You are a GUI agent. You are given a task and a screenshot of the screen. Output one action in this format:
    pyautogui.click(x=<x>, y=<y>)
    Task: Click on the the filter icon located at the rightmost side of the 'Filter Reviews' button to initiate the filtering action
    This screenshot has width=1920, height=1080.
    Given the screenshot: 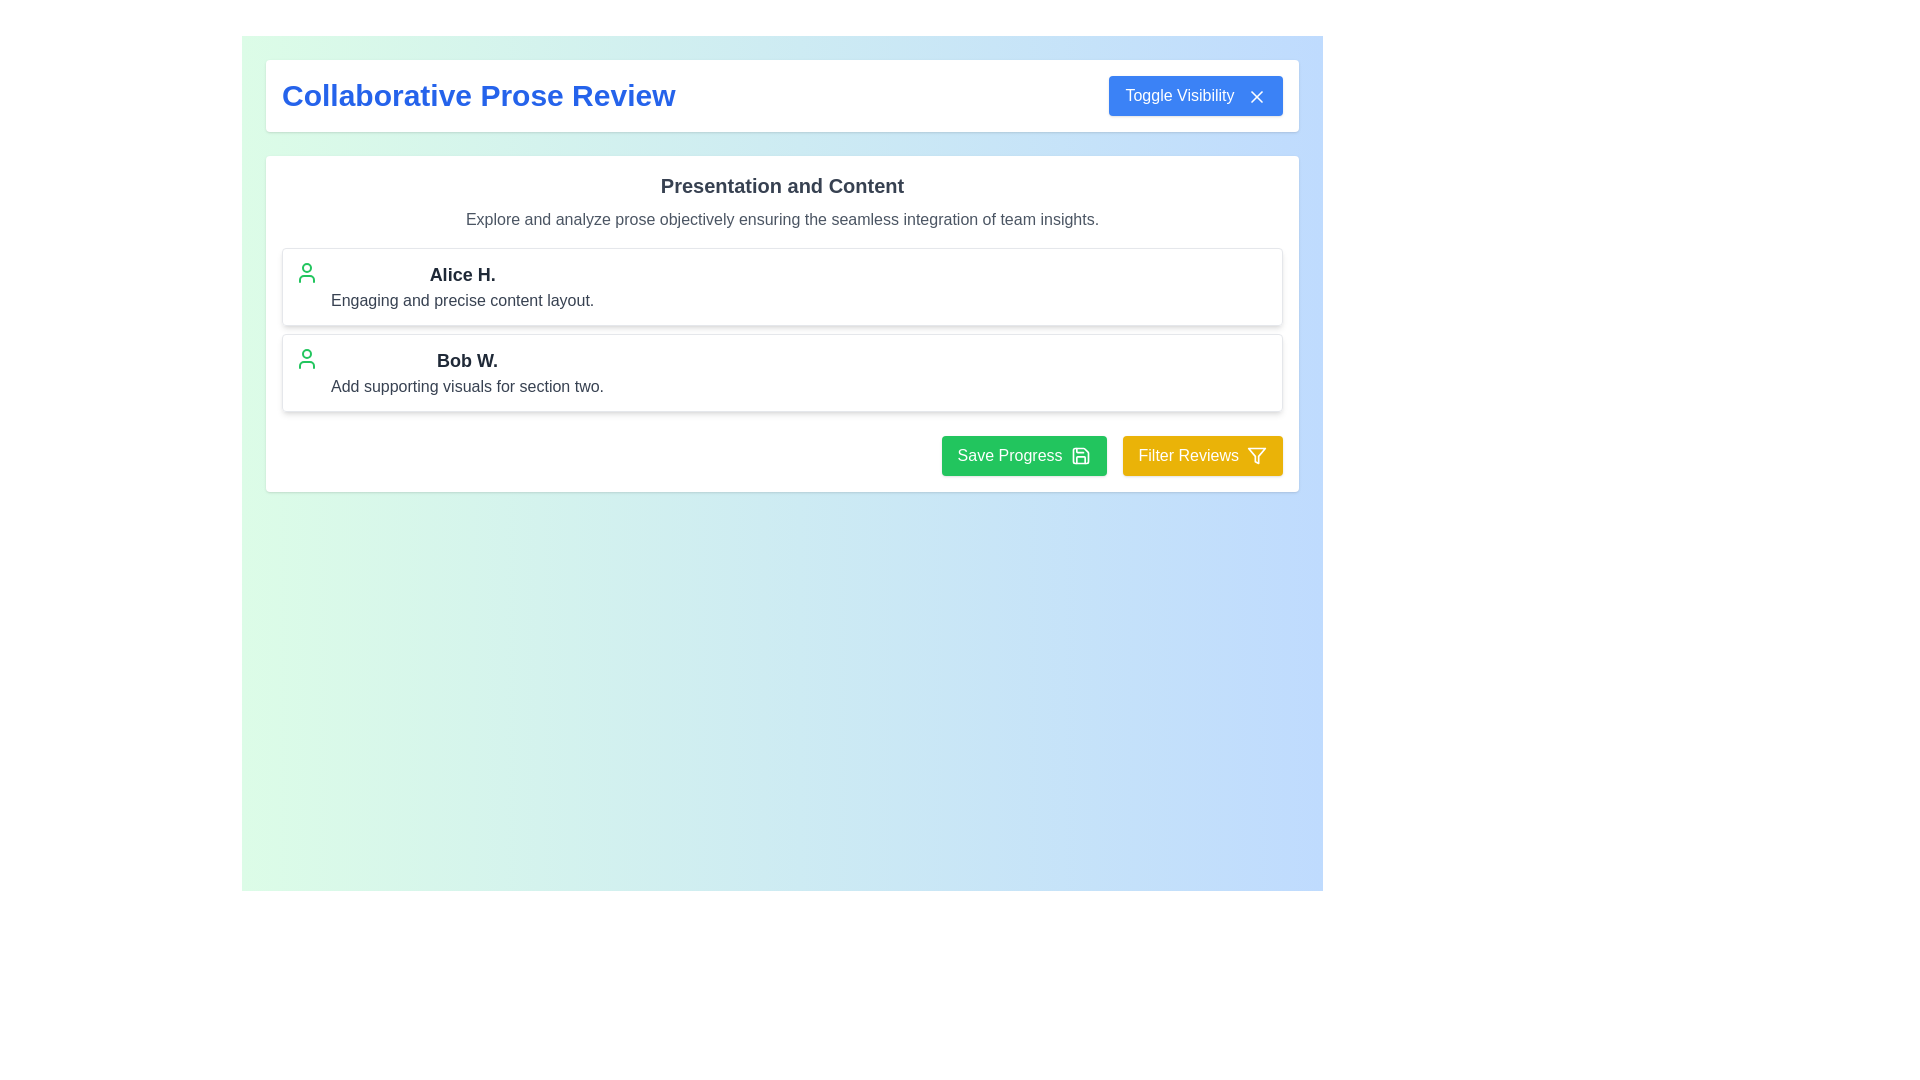 What is the action you would take?
    pyautogui.click(x=1256, y=455)
    